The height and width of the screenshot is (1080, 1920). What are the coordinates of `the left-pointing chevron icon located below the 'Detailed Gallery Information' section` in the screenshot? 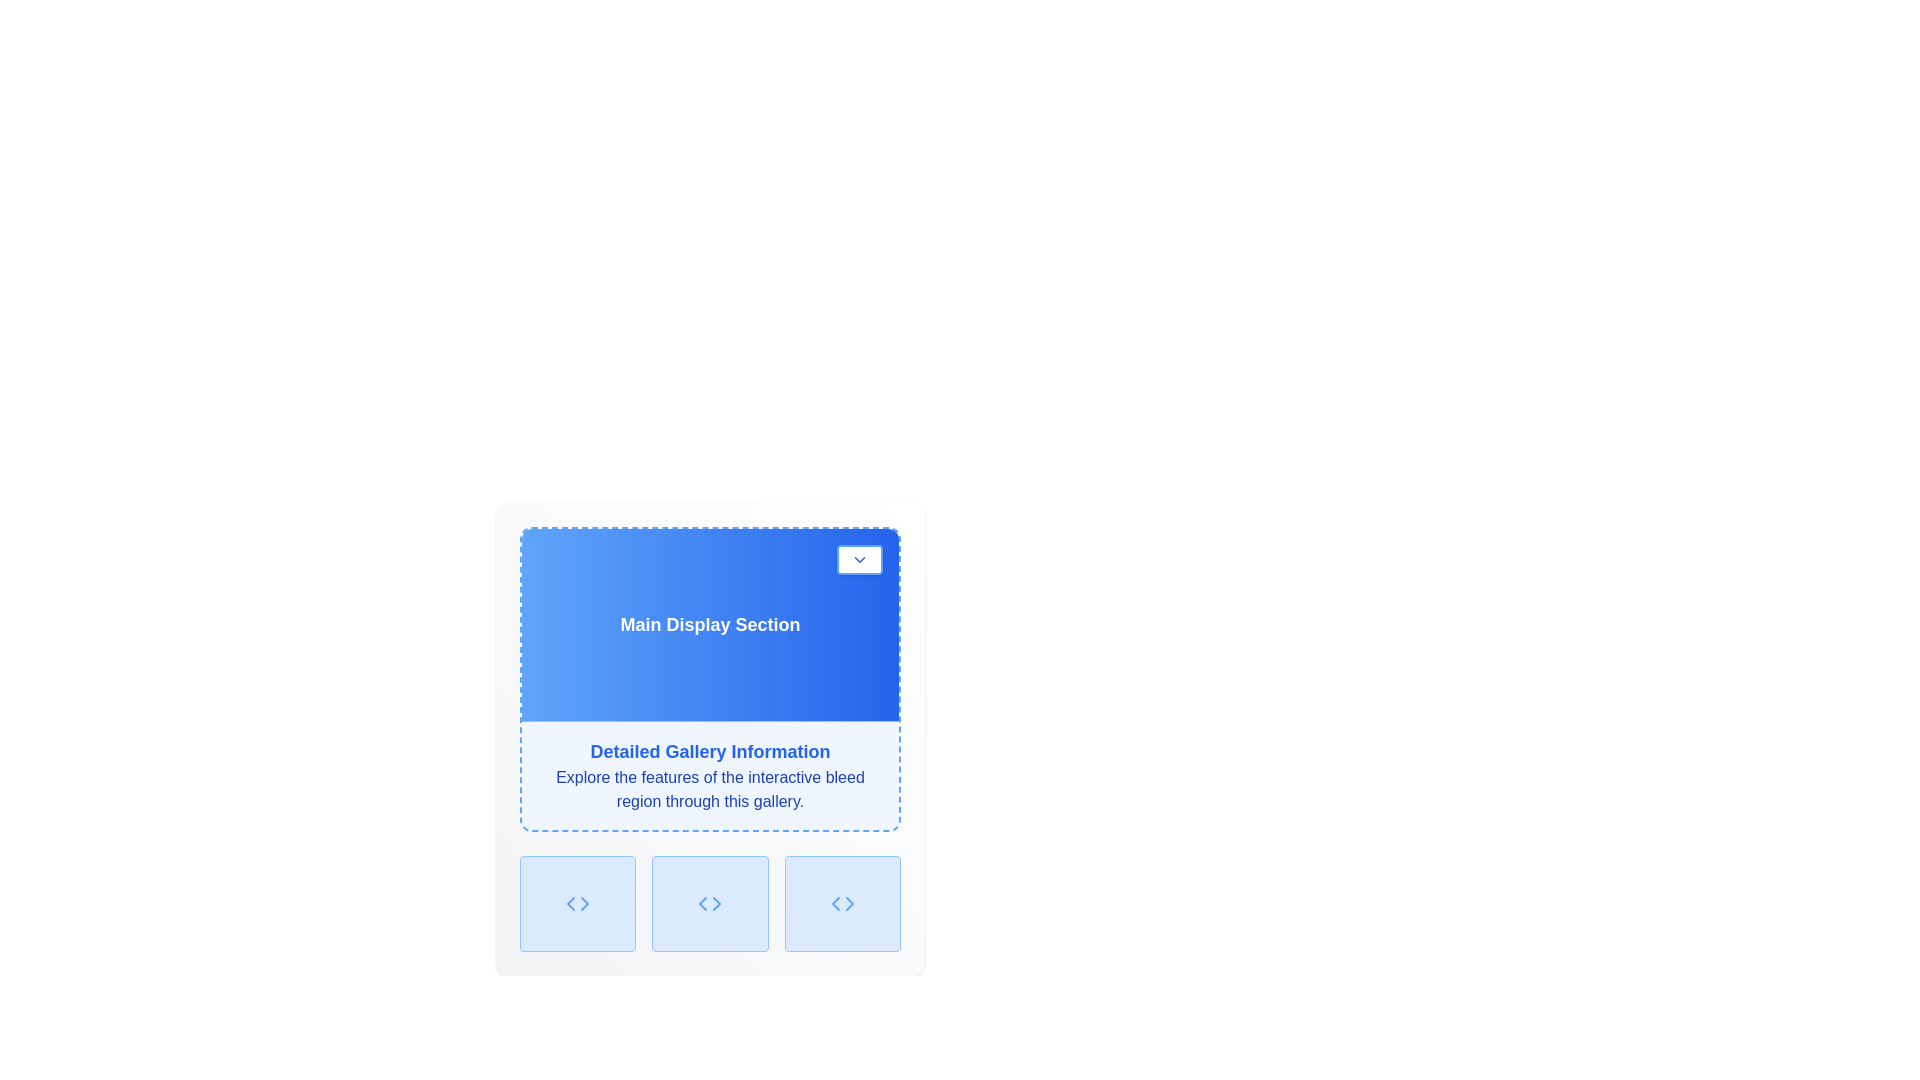 It's located at (703, 903).